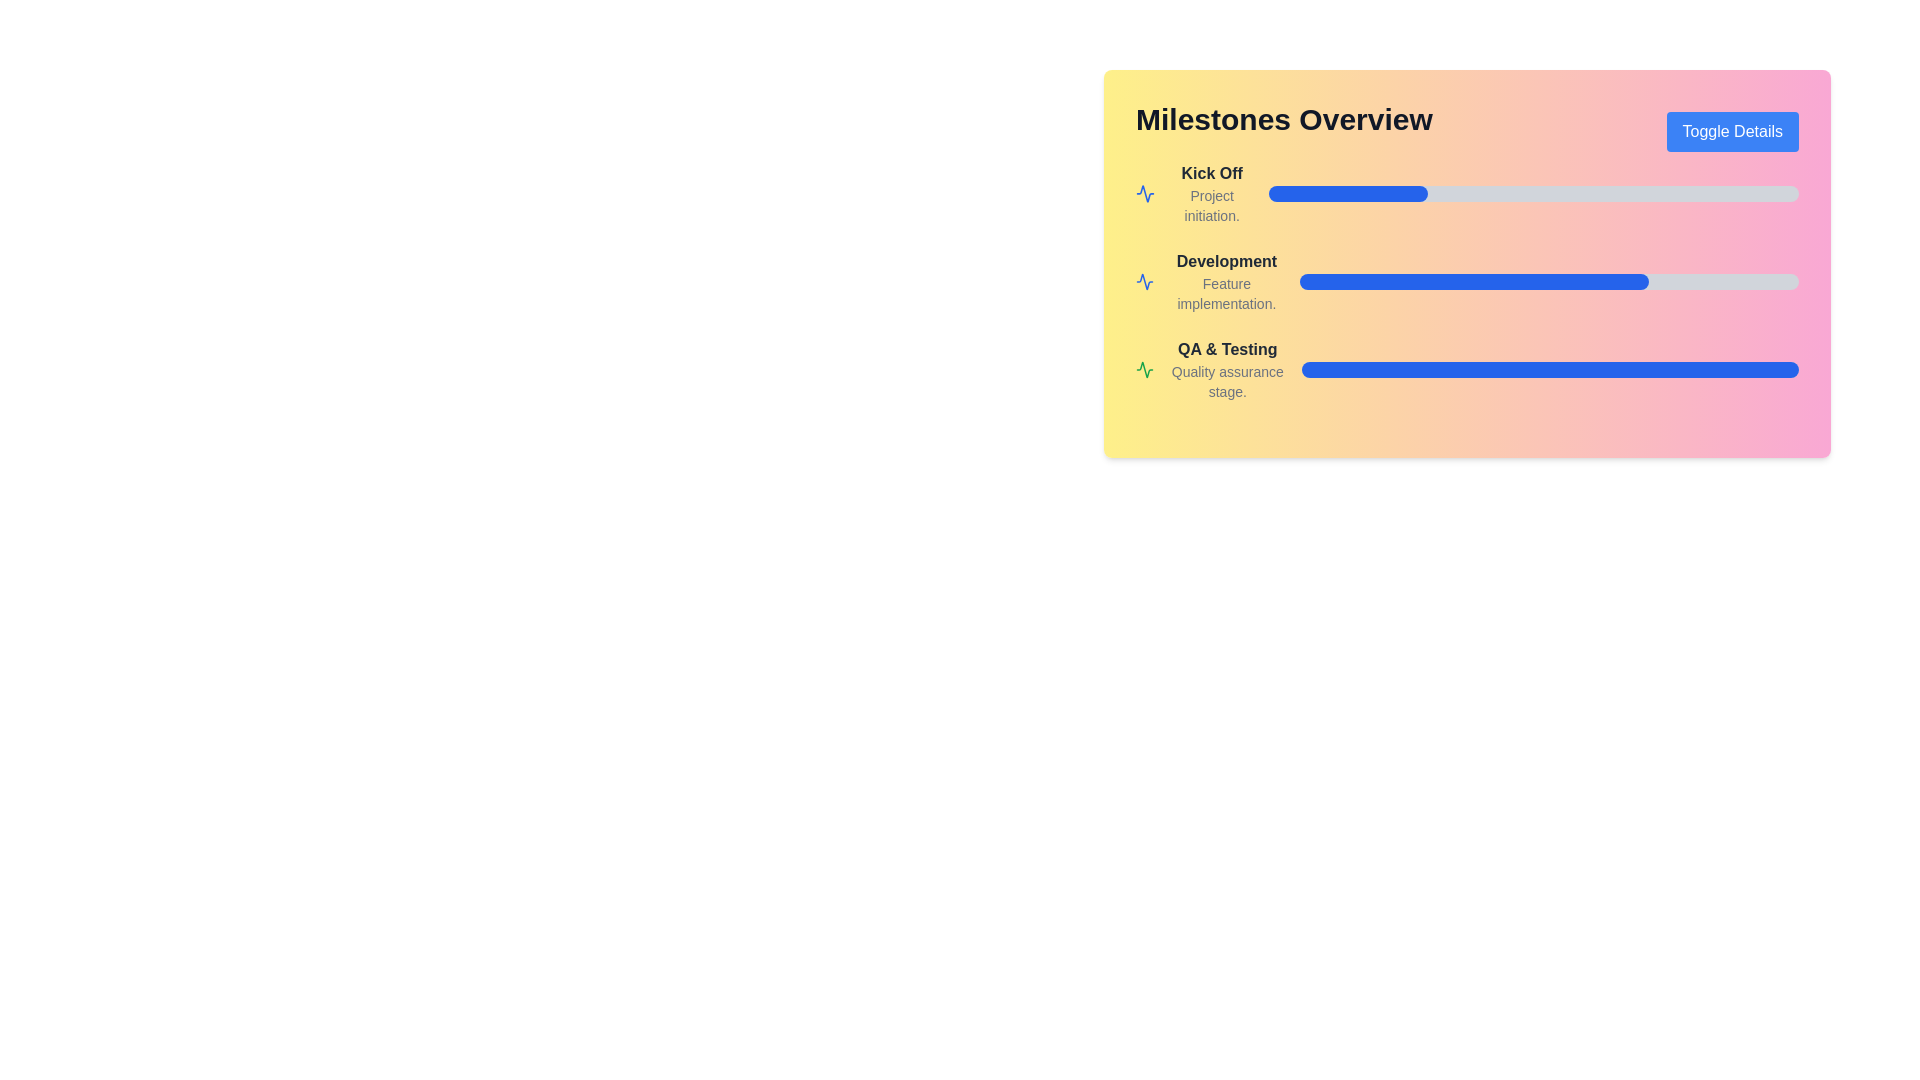  Describe the element at coordinates (1467, 370) in the screenshot. I see `the progress bar of the 'QA & Testing' milestone component, which is the third milestone in the vertical sequence within the 'Milestones Overview' section` at that location.